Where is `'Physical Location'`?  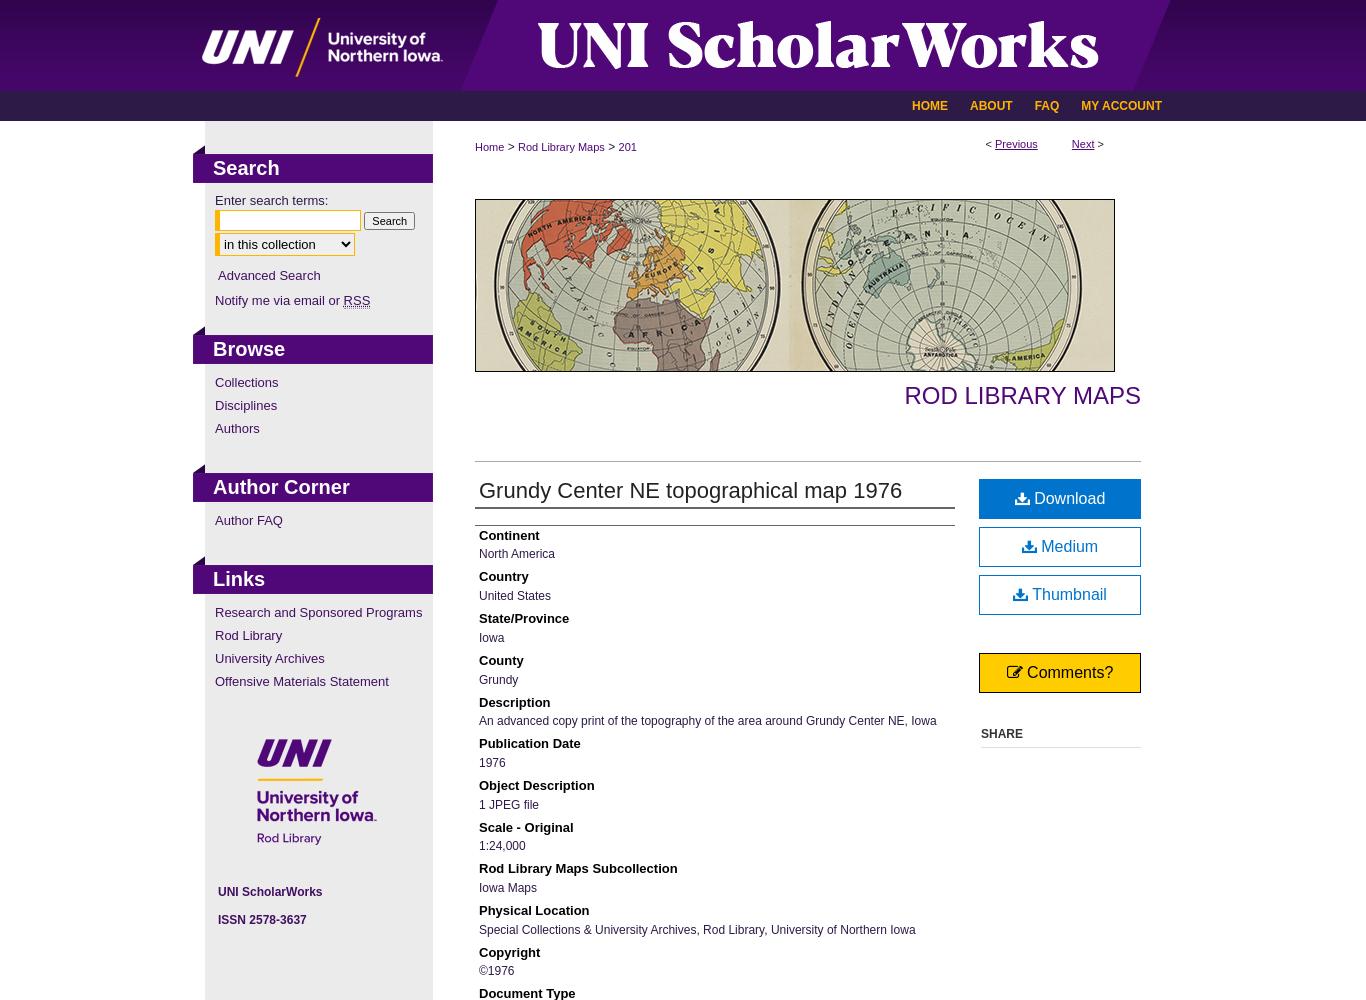 'Physical Location' is located at coordinates (479, 909).